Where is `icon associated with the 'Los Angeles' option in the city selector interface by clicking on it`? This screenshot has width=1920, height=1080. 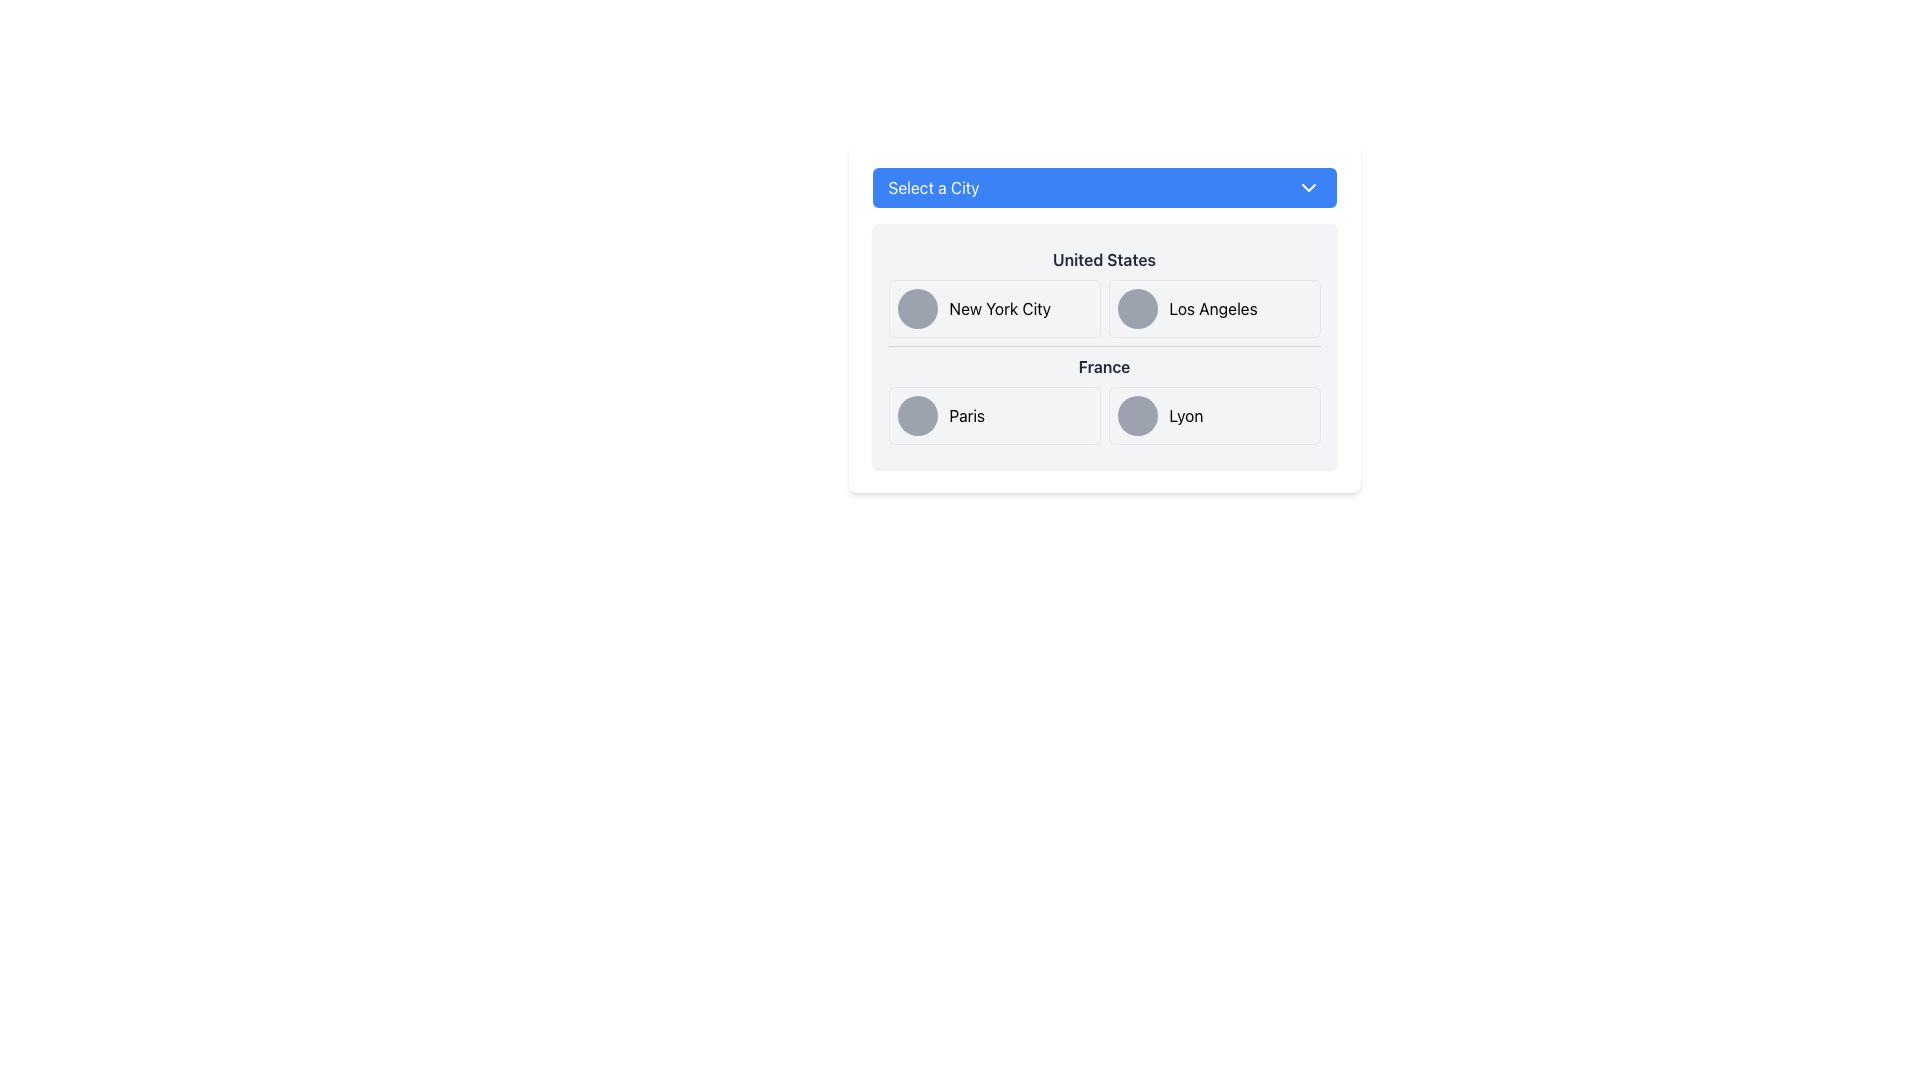
icon associated with the 'Los Angeles' option in the city selector interface by clicking on it is located at coordinates (1137, 308).